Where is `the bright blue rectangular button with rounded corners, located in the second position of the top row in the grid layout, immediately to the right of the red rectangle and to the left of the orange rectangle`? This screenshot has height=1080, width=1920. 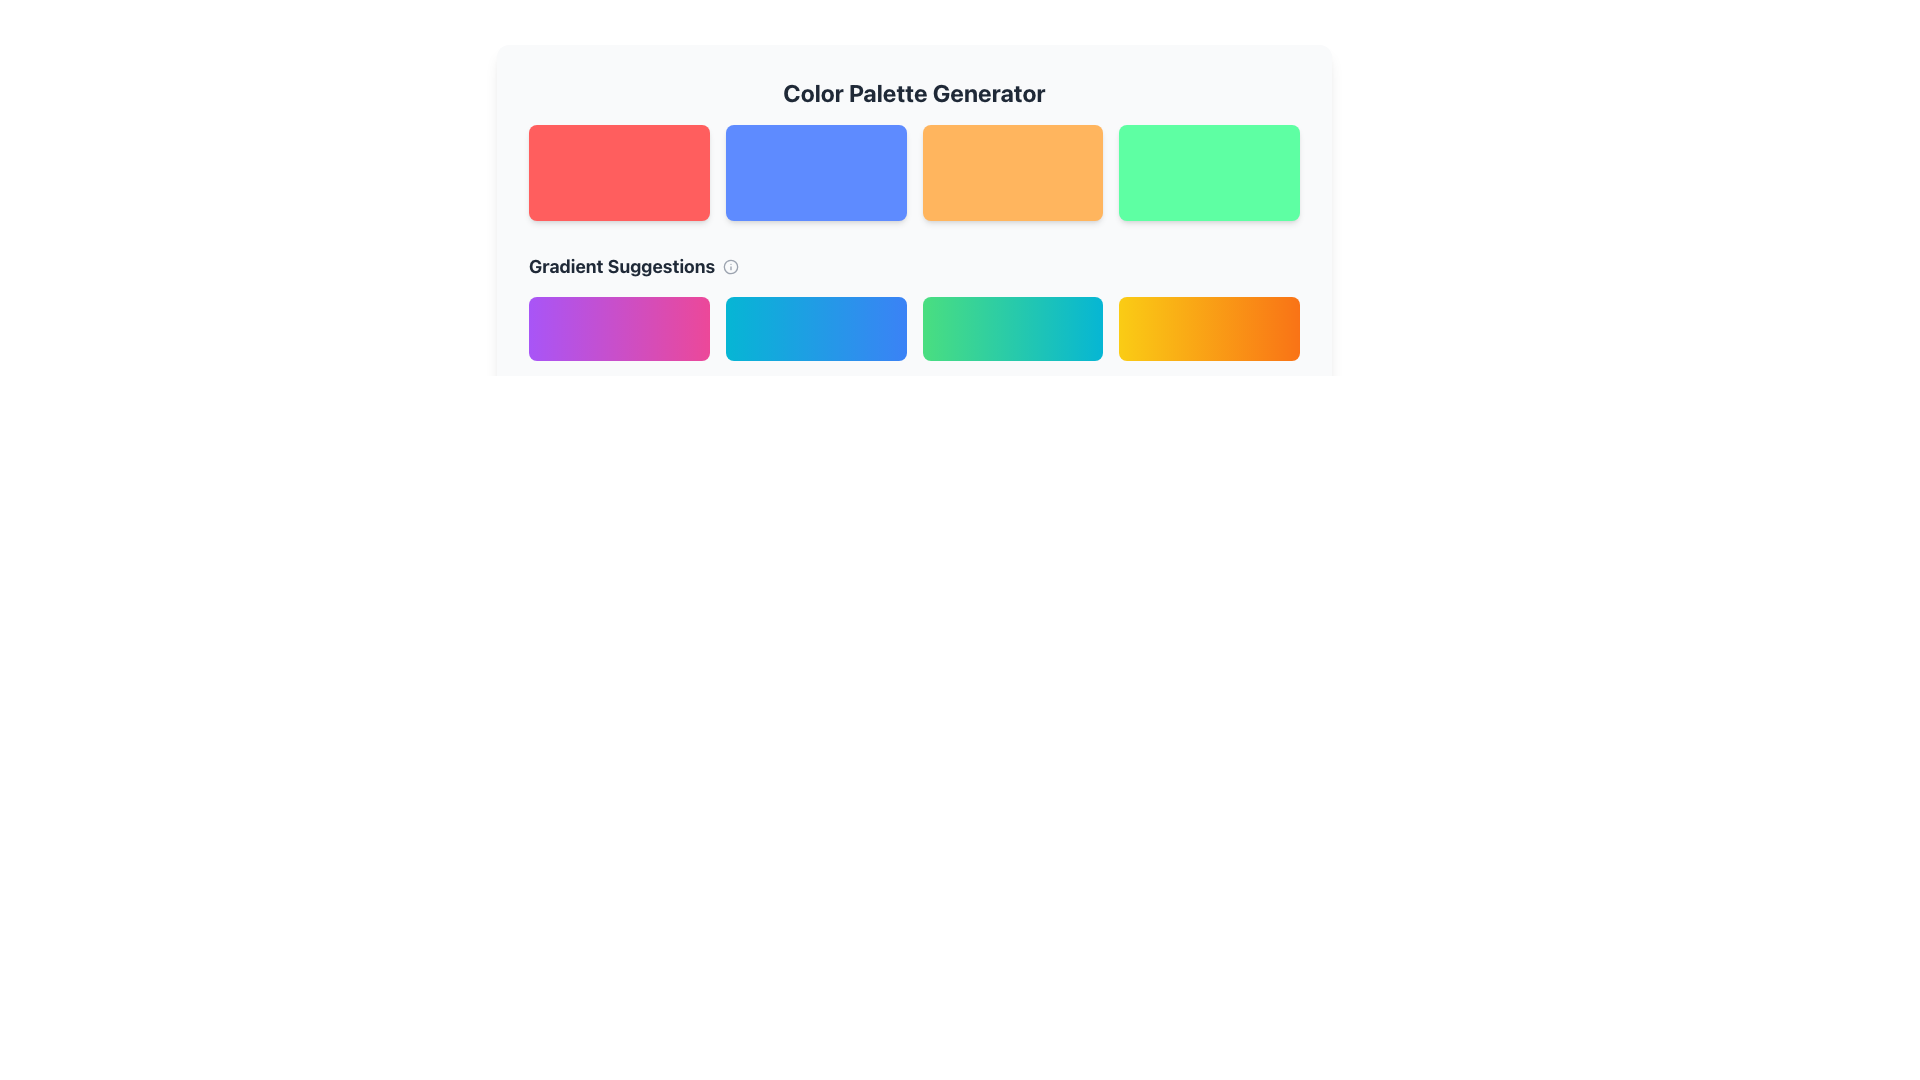 the bright blue rectangular button with rounded corners, located in the second position of the top row in the grid layout, immediately to the right of the red rectangle and to the left of the orange rectangle is located at coordinates (816, 172).